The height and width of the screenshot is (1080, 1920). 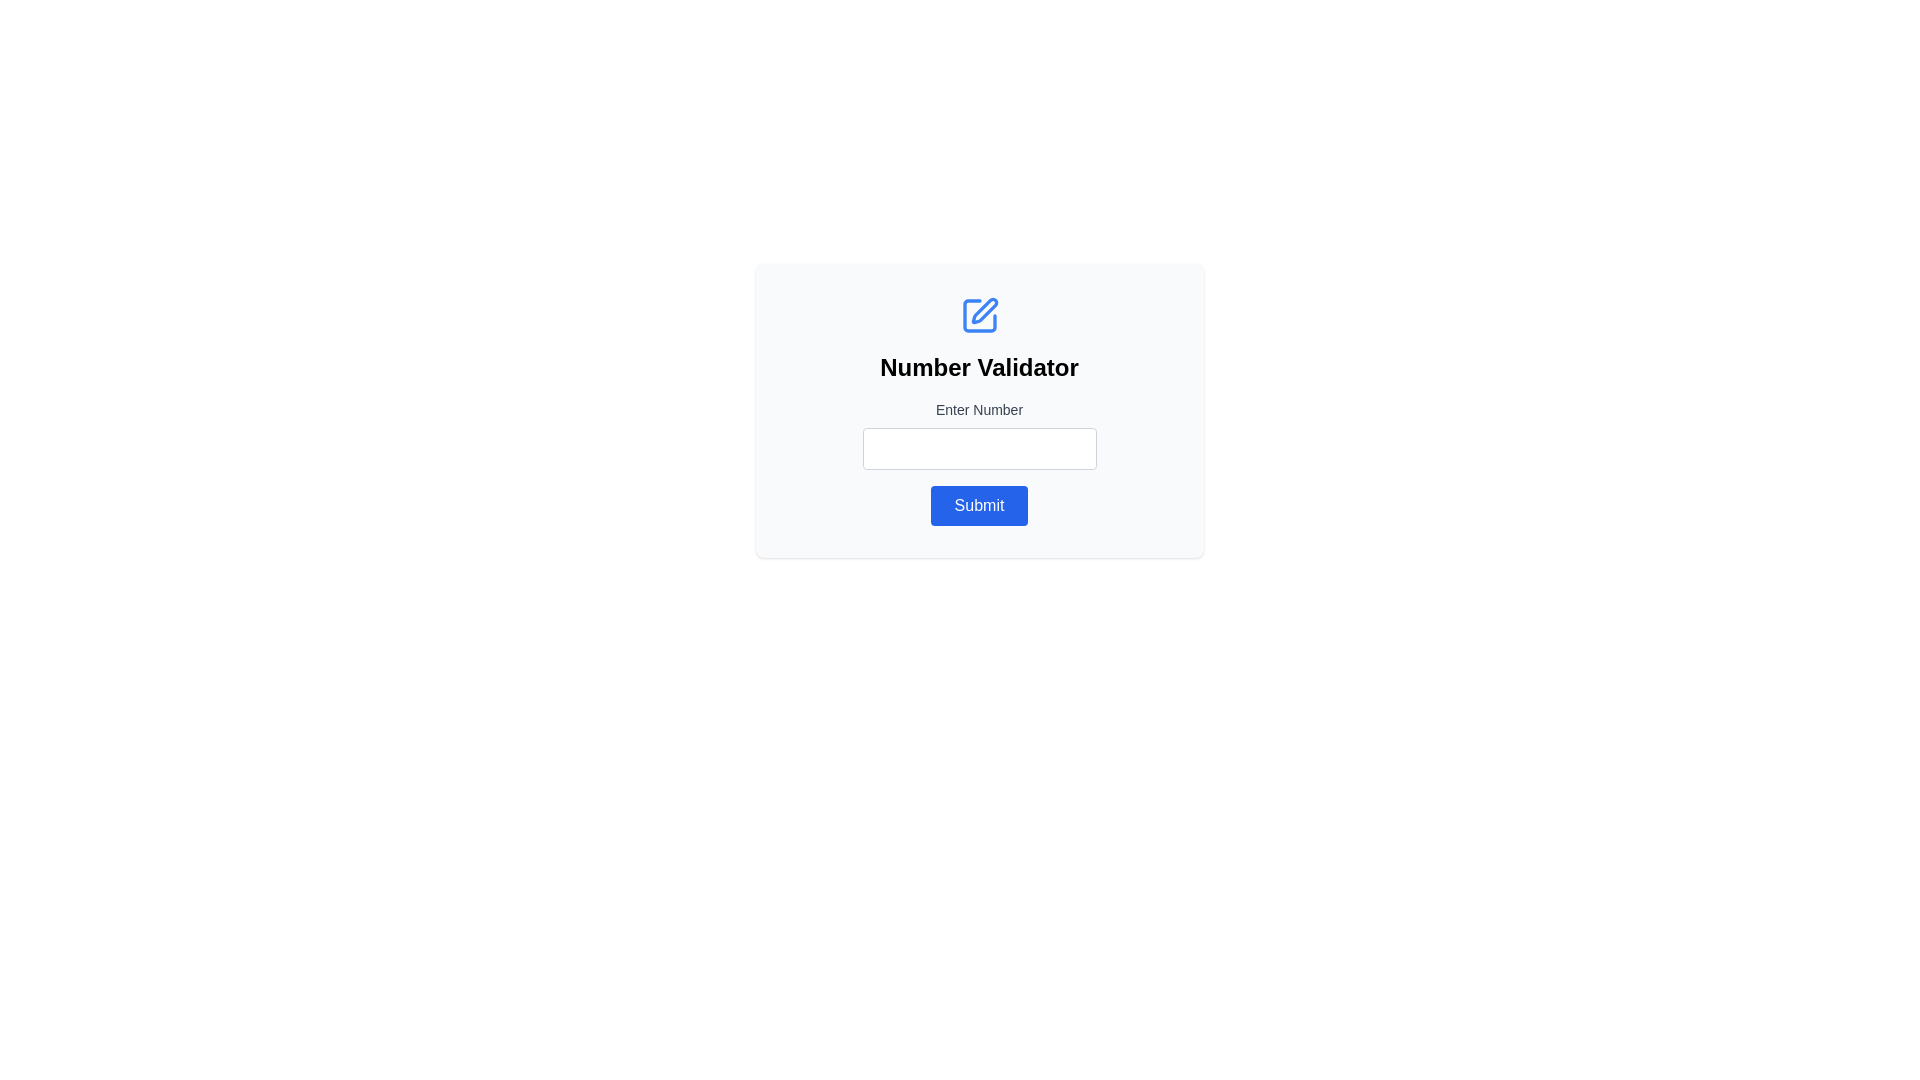 What do you see at coordinates (979, 367) in the screenshot?
I see `the prominent header labeled 'Number Validator' which is a text label (heading) element, centrally aligned beneath a pen icon for context or navigation` at bounding box center [979, 367].